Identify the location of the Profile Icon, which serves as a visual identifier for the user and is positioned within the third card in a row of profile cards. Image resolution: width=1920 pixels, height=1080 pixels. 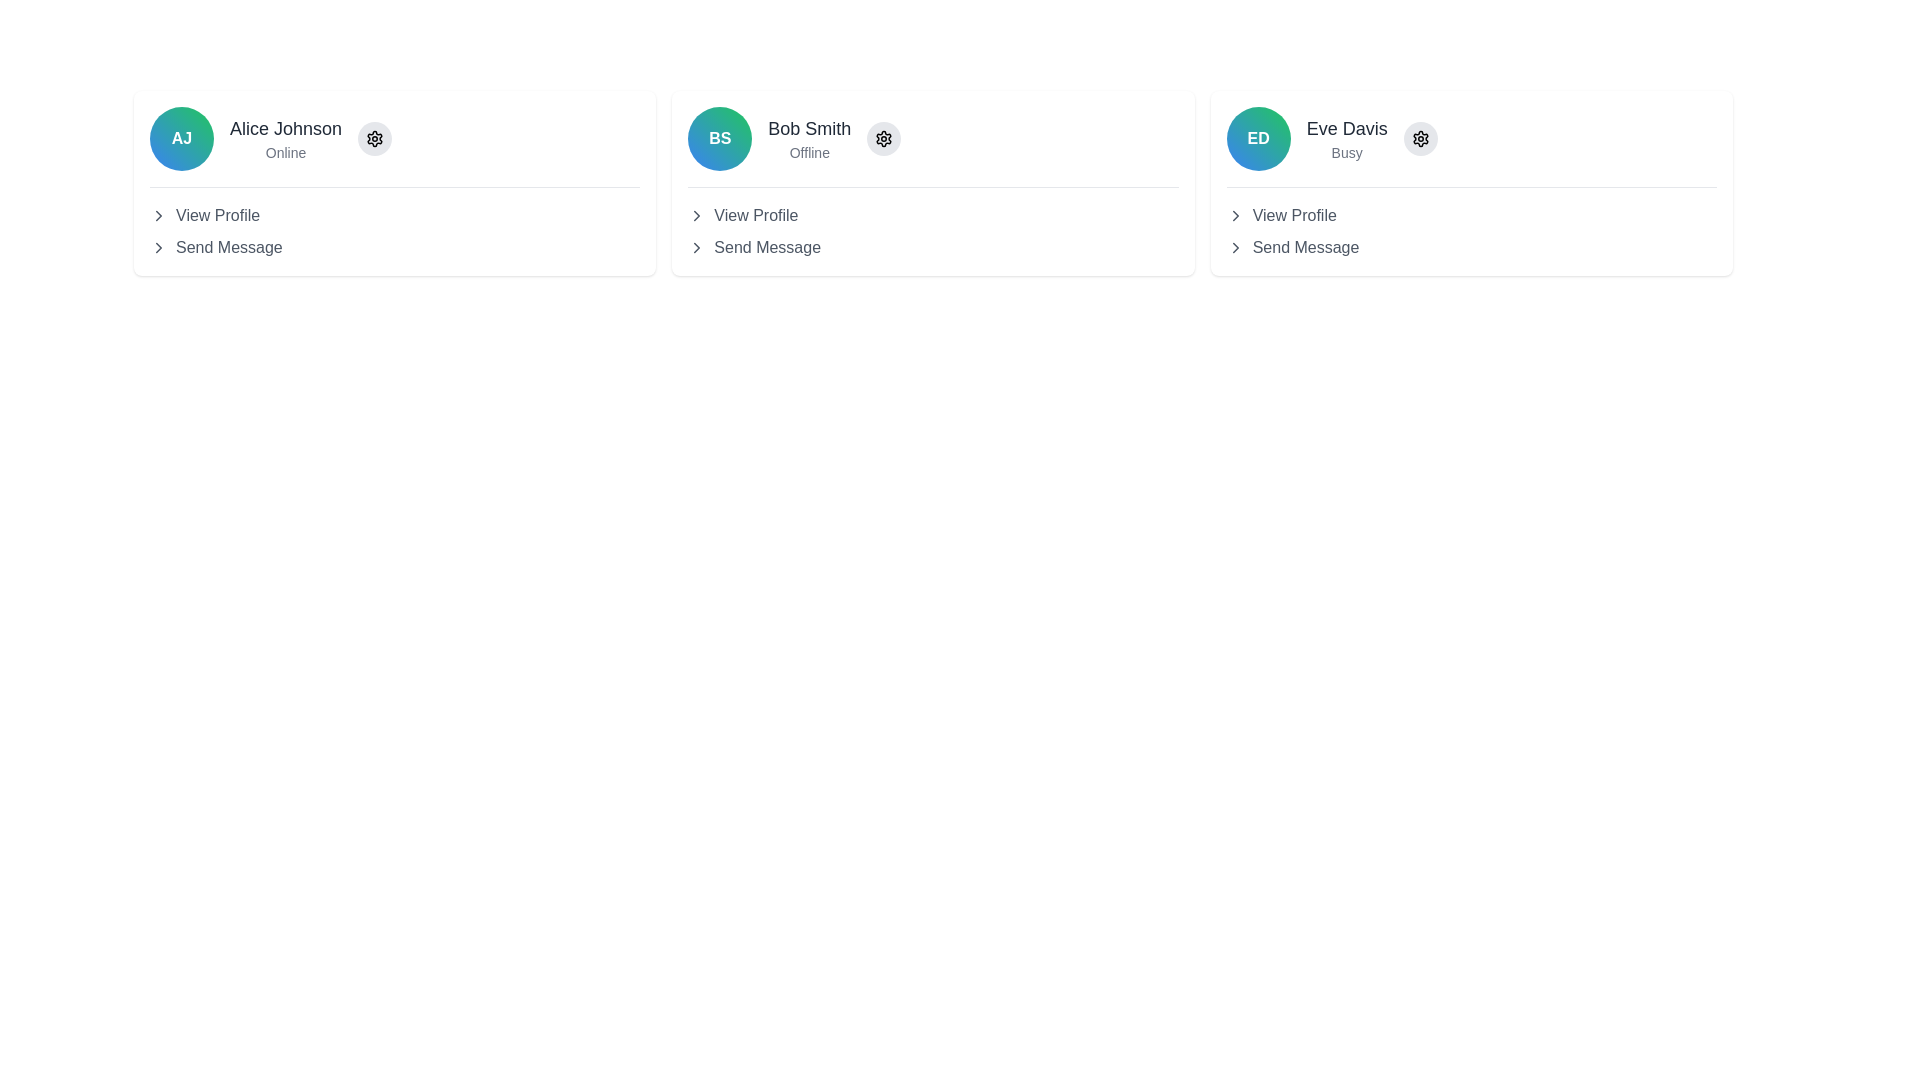
(1257, 137).